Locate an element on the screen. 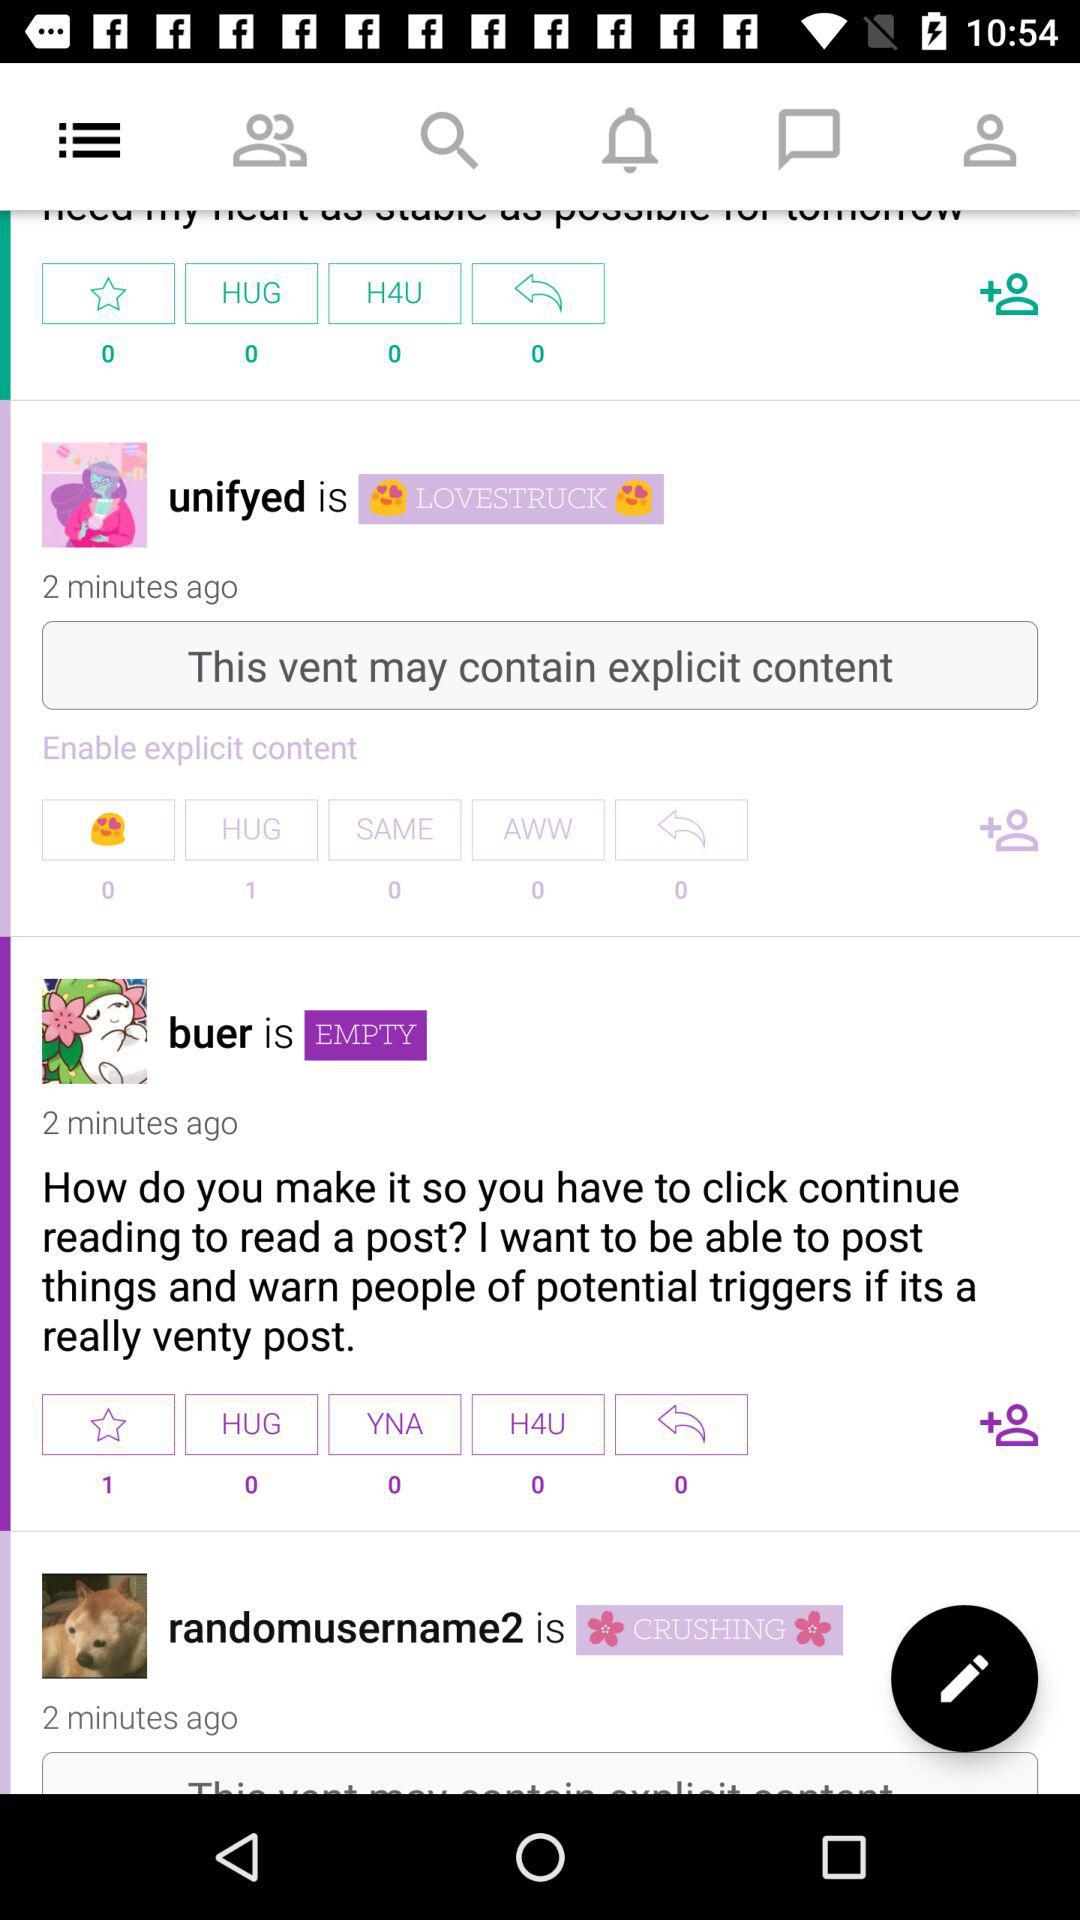 The width and height of the screenshot is (1080, 1920). the icon next to the is item is located at coordinates (365, 1035).